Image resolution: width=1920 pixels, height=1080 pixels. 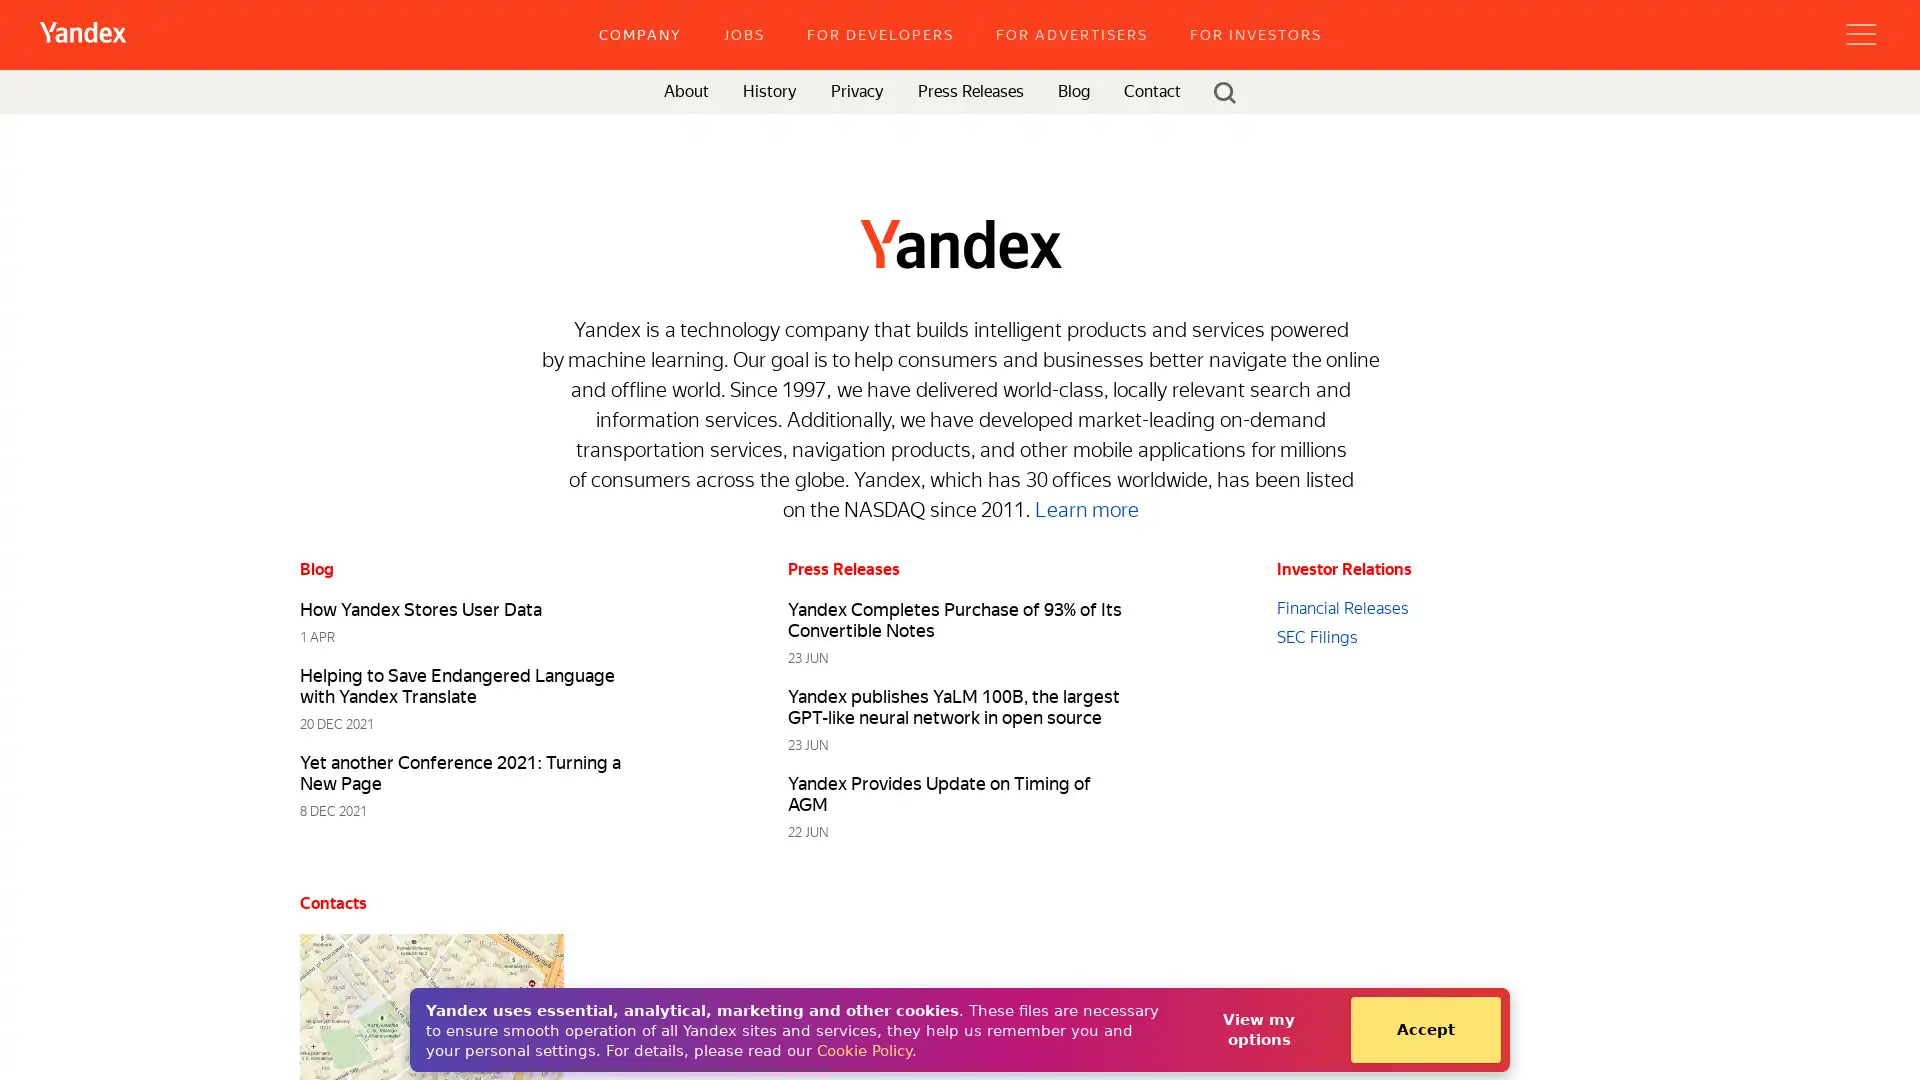 What do you see at coordinates (1424, 1029) in the screenshot?
I see `Accept` at bounding box center [1424, 1029].